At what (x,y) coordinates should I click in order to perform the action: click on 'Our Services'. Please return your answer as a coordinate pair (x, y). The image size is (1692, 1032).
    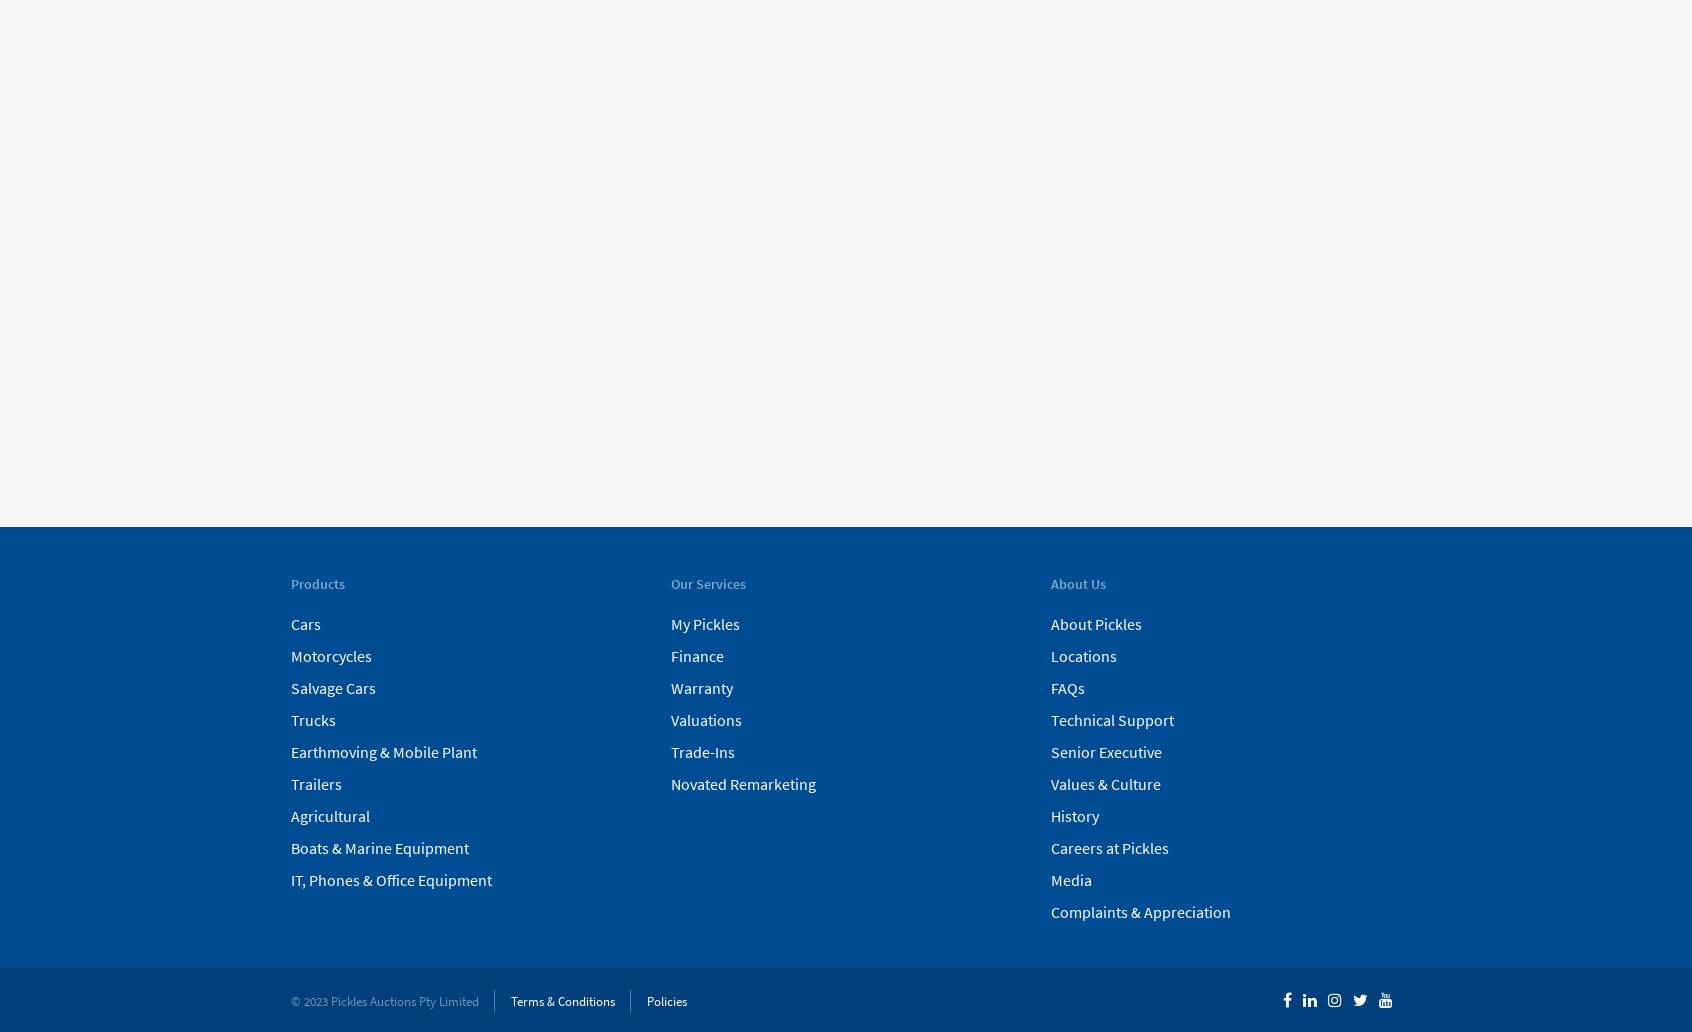
    Looking at the image, I should click on (706, 584).